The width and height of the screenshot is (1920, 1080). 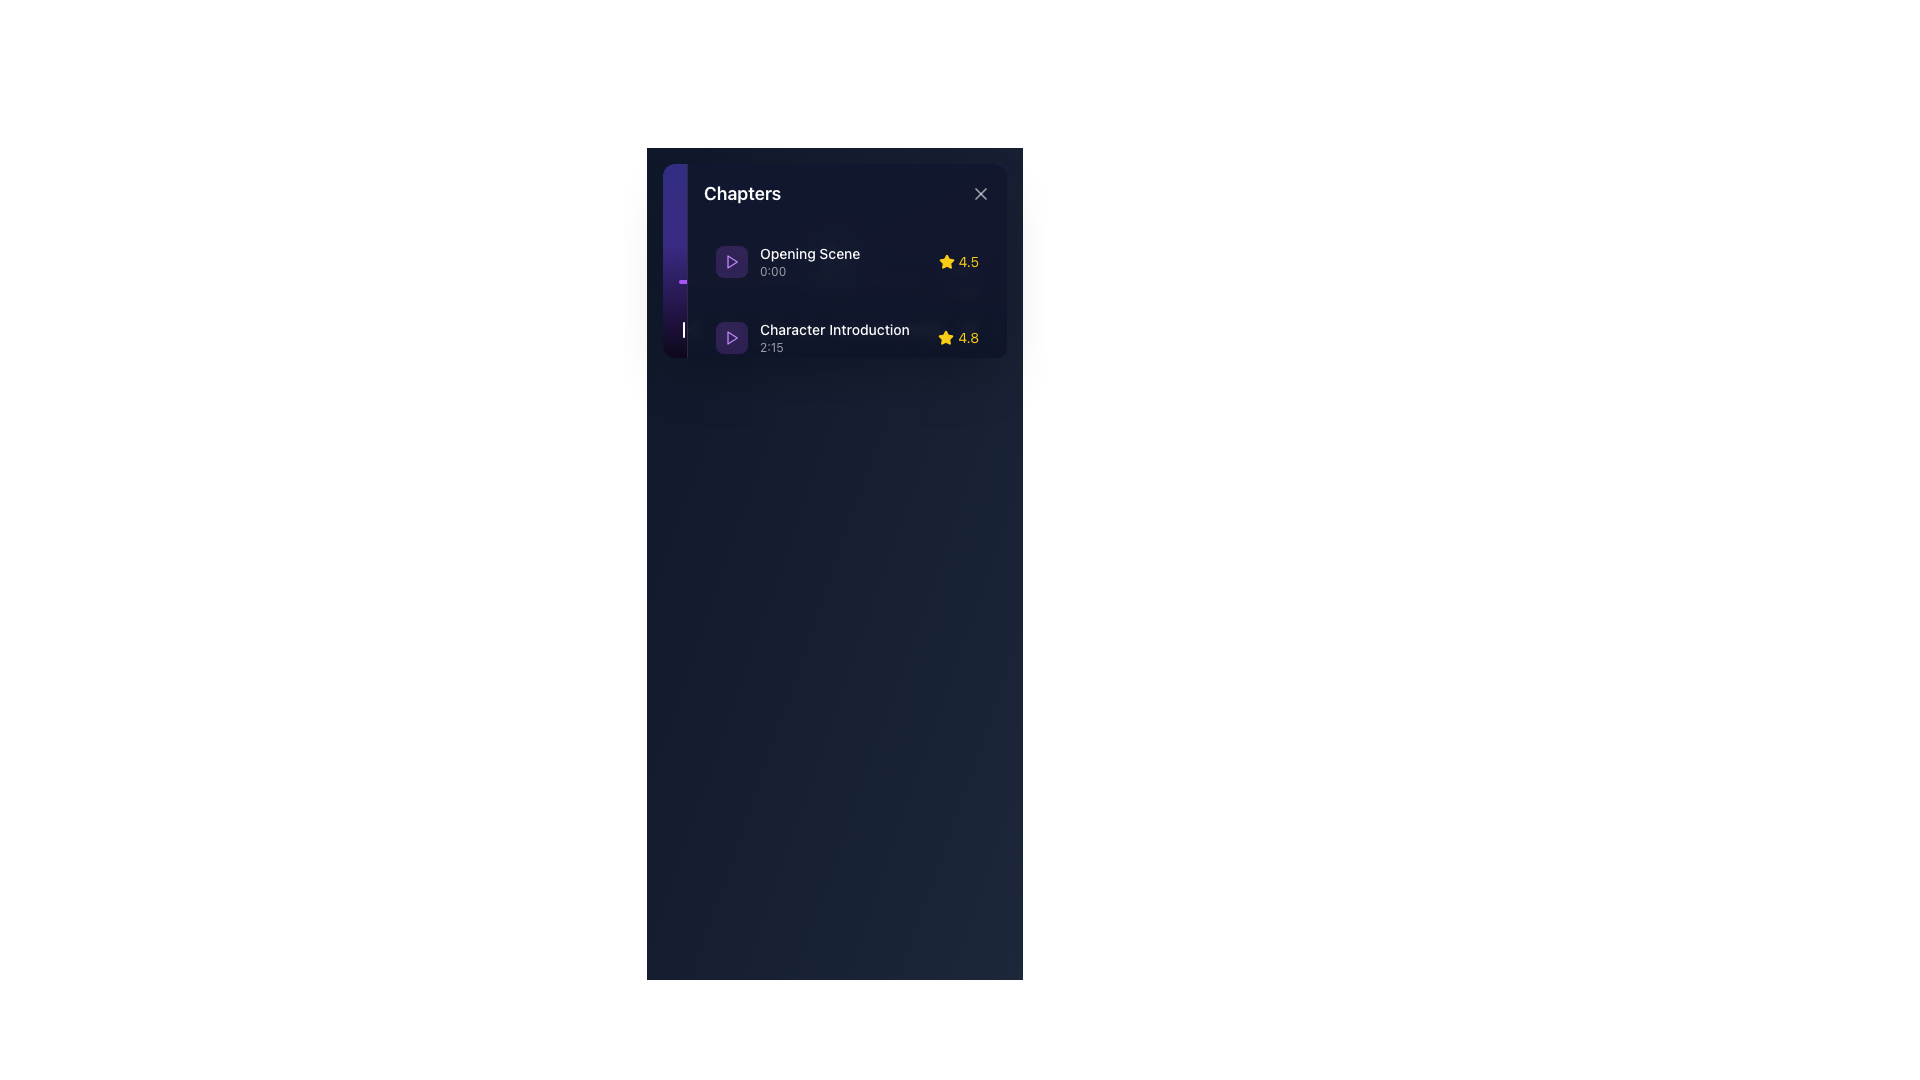 What do you see at coordinates (847, 261) in the screenshot?
I see `the interactive list item displaying the chapter title 'Opening Scene'` at bounding box center [847, 261].